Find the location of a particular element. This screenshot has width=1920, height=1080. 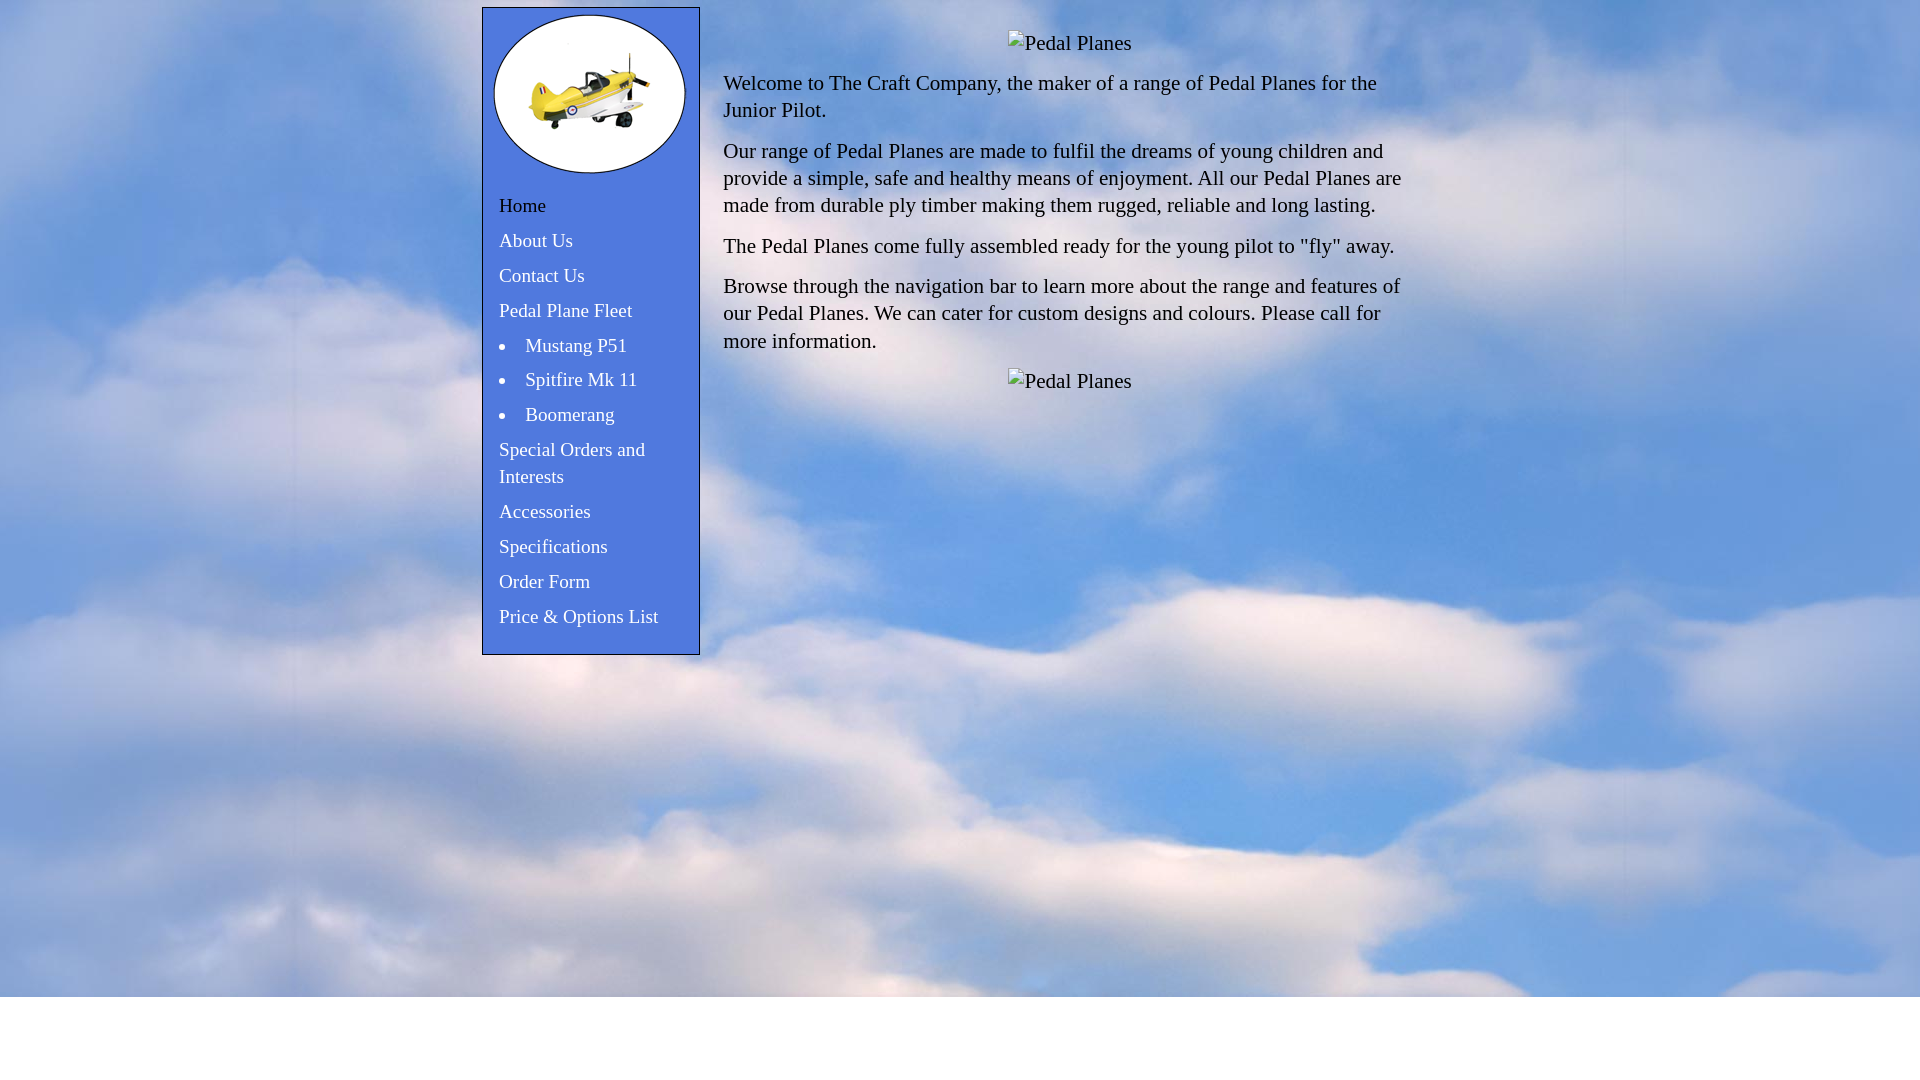

'Specifications' is located at coordinates (553, 546).